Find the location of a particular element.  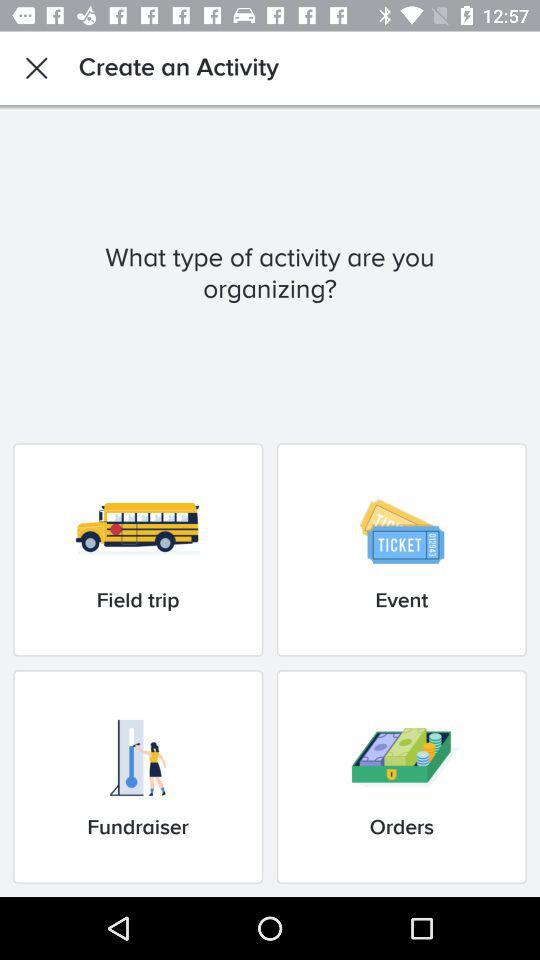

icon to the left of orders item is located at coordinates (137, 776).